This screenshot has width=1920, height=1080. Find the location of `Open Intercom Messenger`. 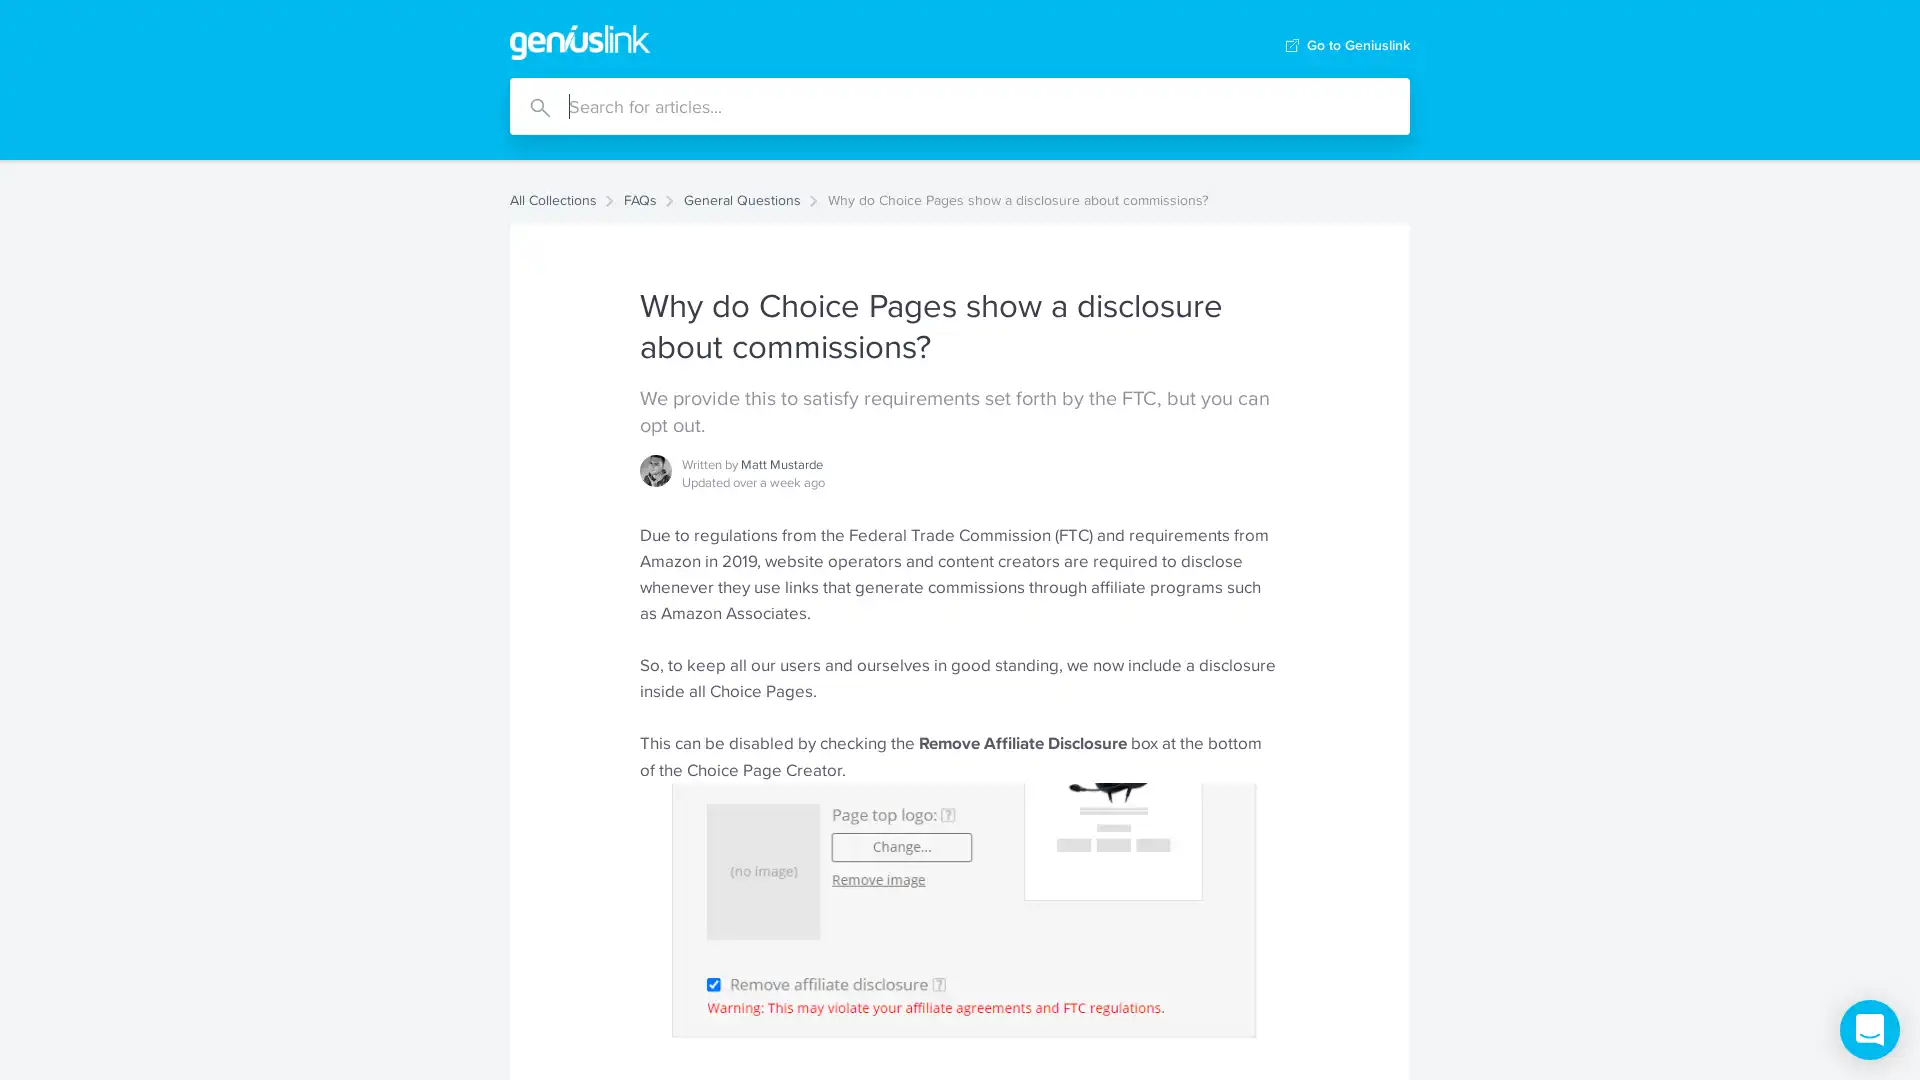

Open Intercom Messenger is located at coordinates (1869, 1029).